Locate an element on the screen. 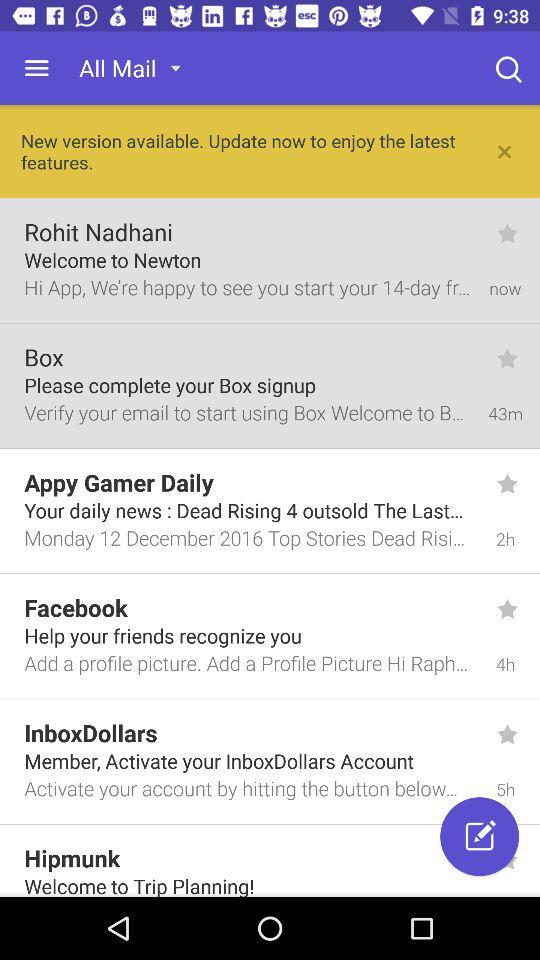 The image size is (540, 960). the edit icon is located at coordinates (478, 836).